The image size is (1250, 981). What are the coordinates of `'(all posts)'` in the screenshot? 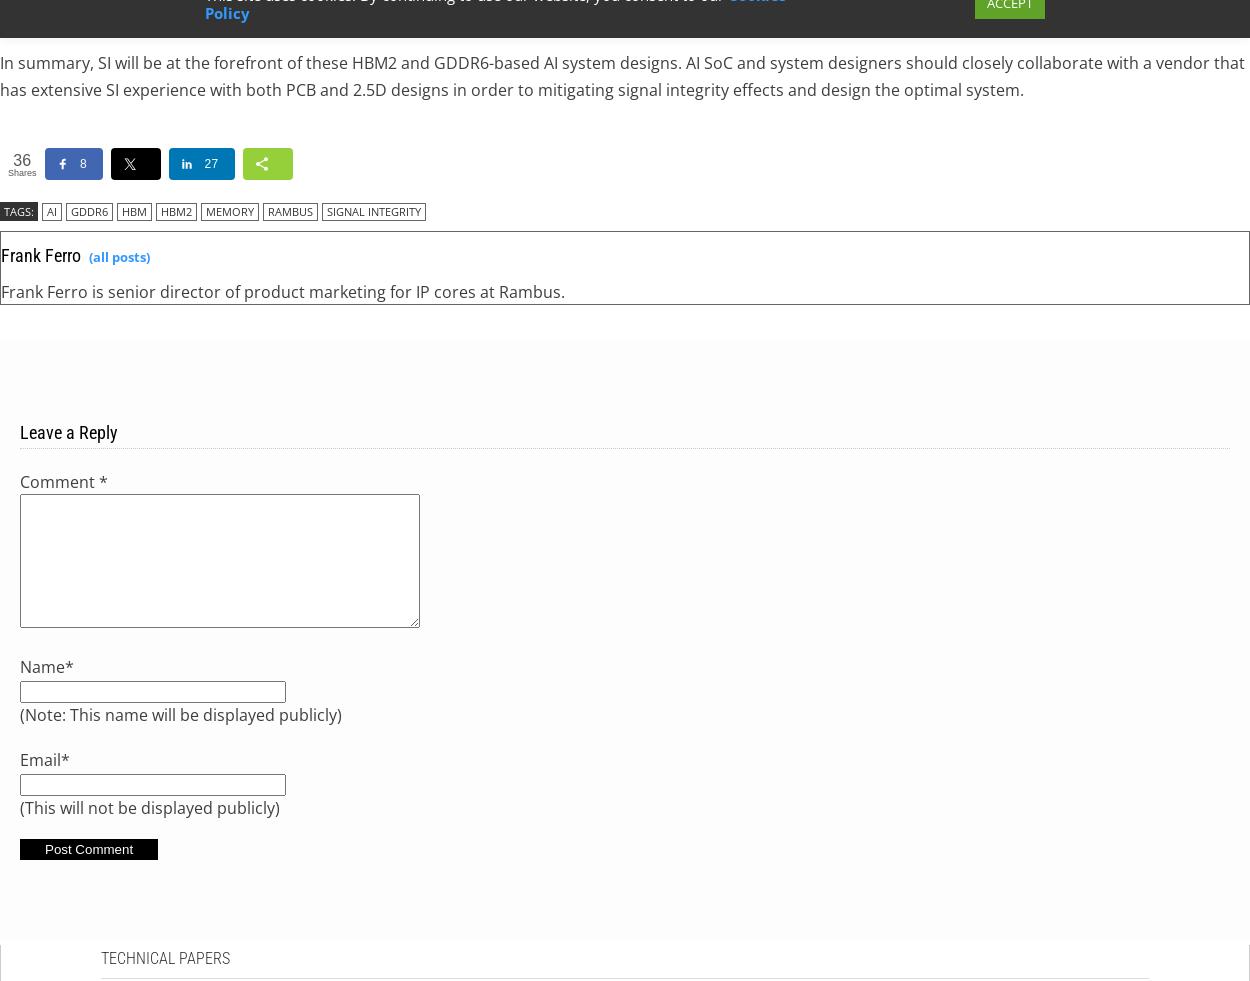 It's located at (118, 255).